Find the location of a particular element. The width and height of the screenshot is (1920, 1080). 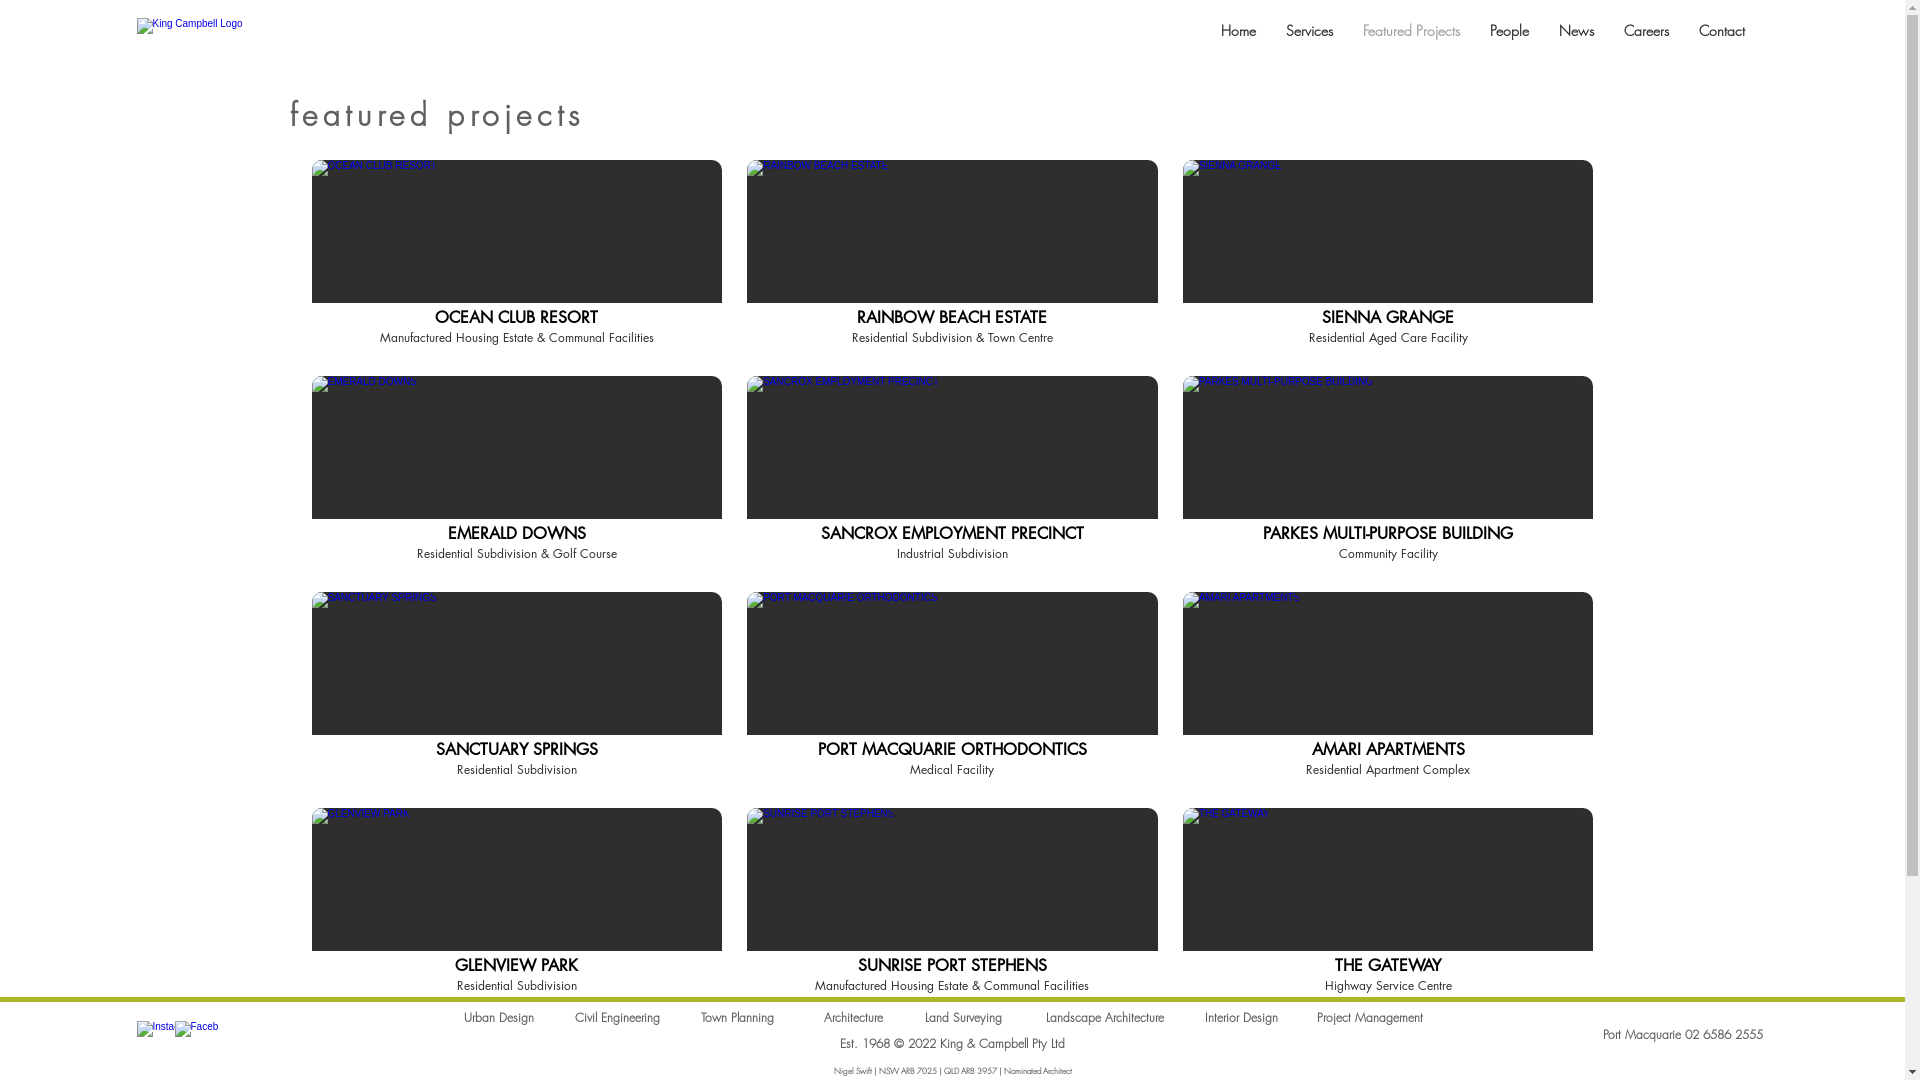

'Project Management' is located at coordinates (1367, 1017).